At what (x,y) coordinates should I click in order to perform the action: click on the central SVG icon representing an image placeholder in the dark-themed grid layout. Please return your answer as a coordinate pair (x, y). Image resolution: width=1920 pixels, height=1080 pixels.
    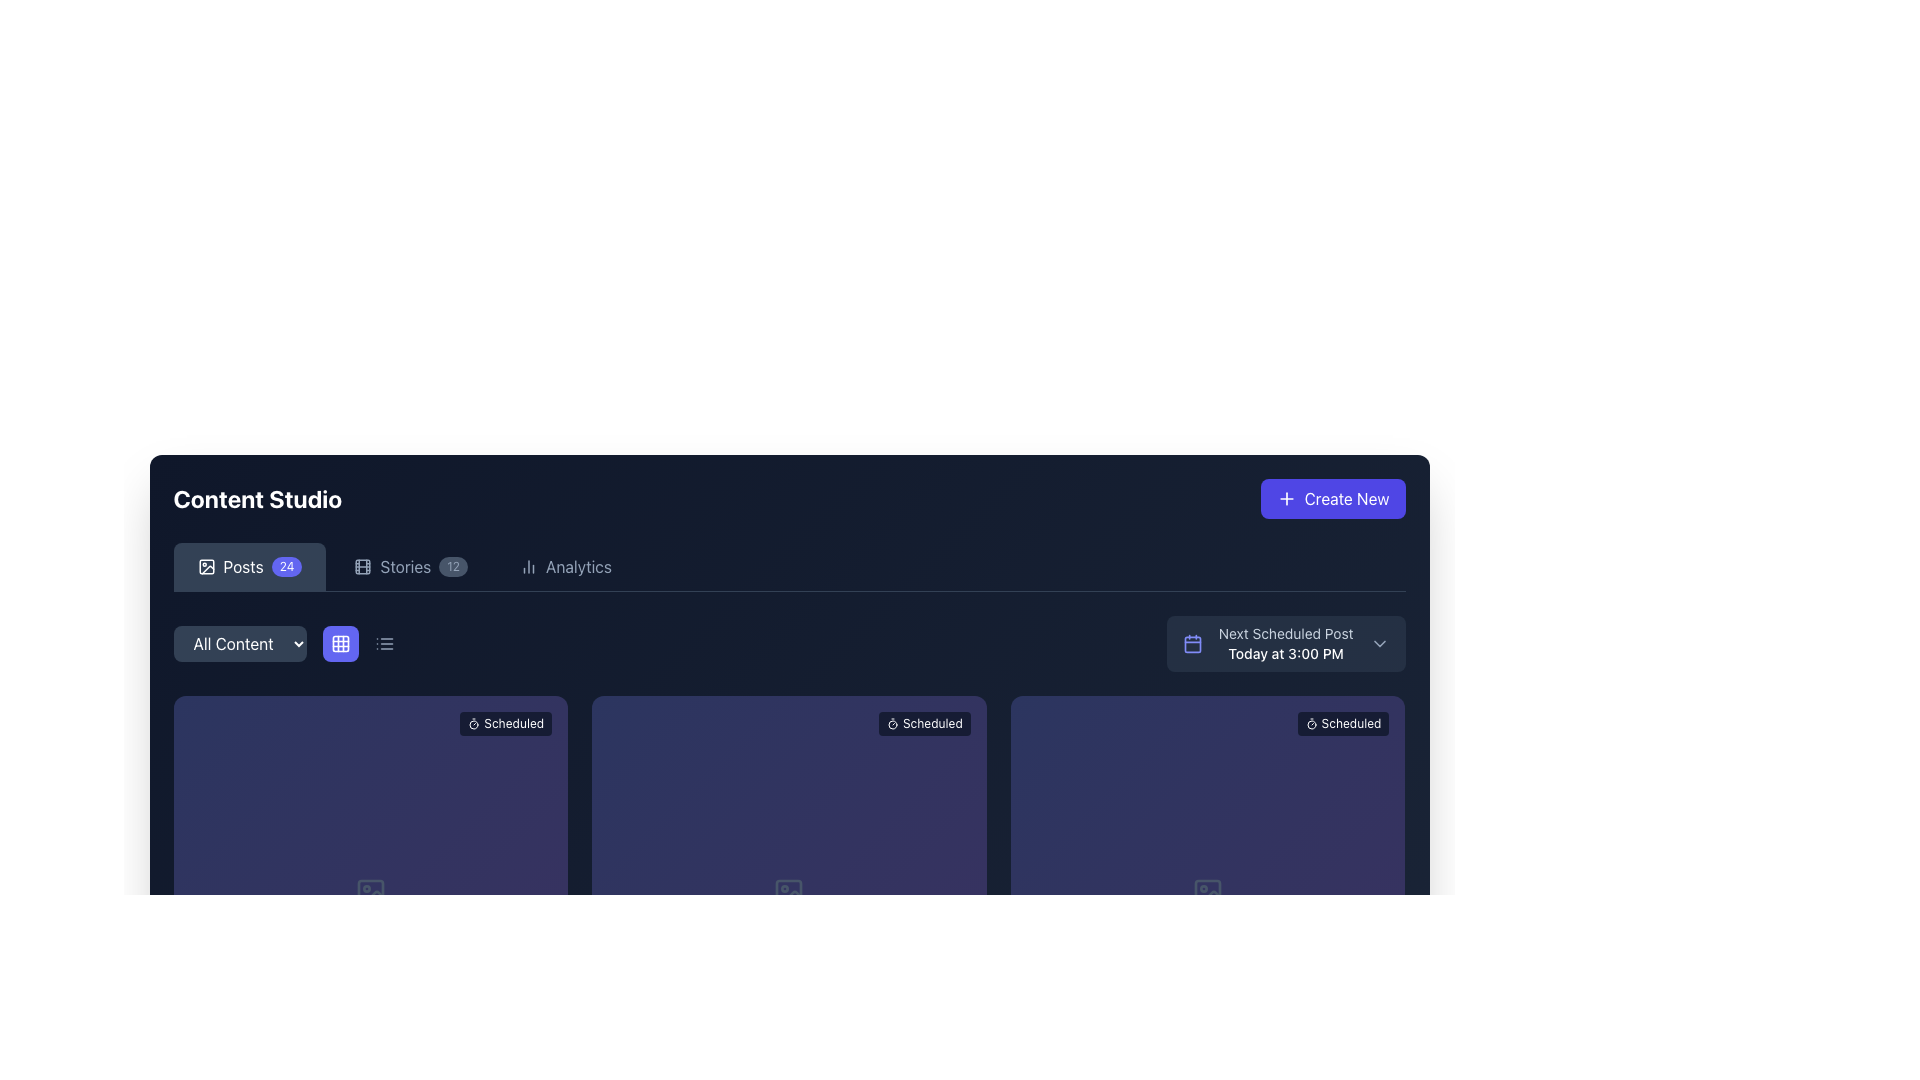
    Looking at the image, I should click on (788, 892).